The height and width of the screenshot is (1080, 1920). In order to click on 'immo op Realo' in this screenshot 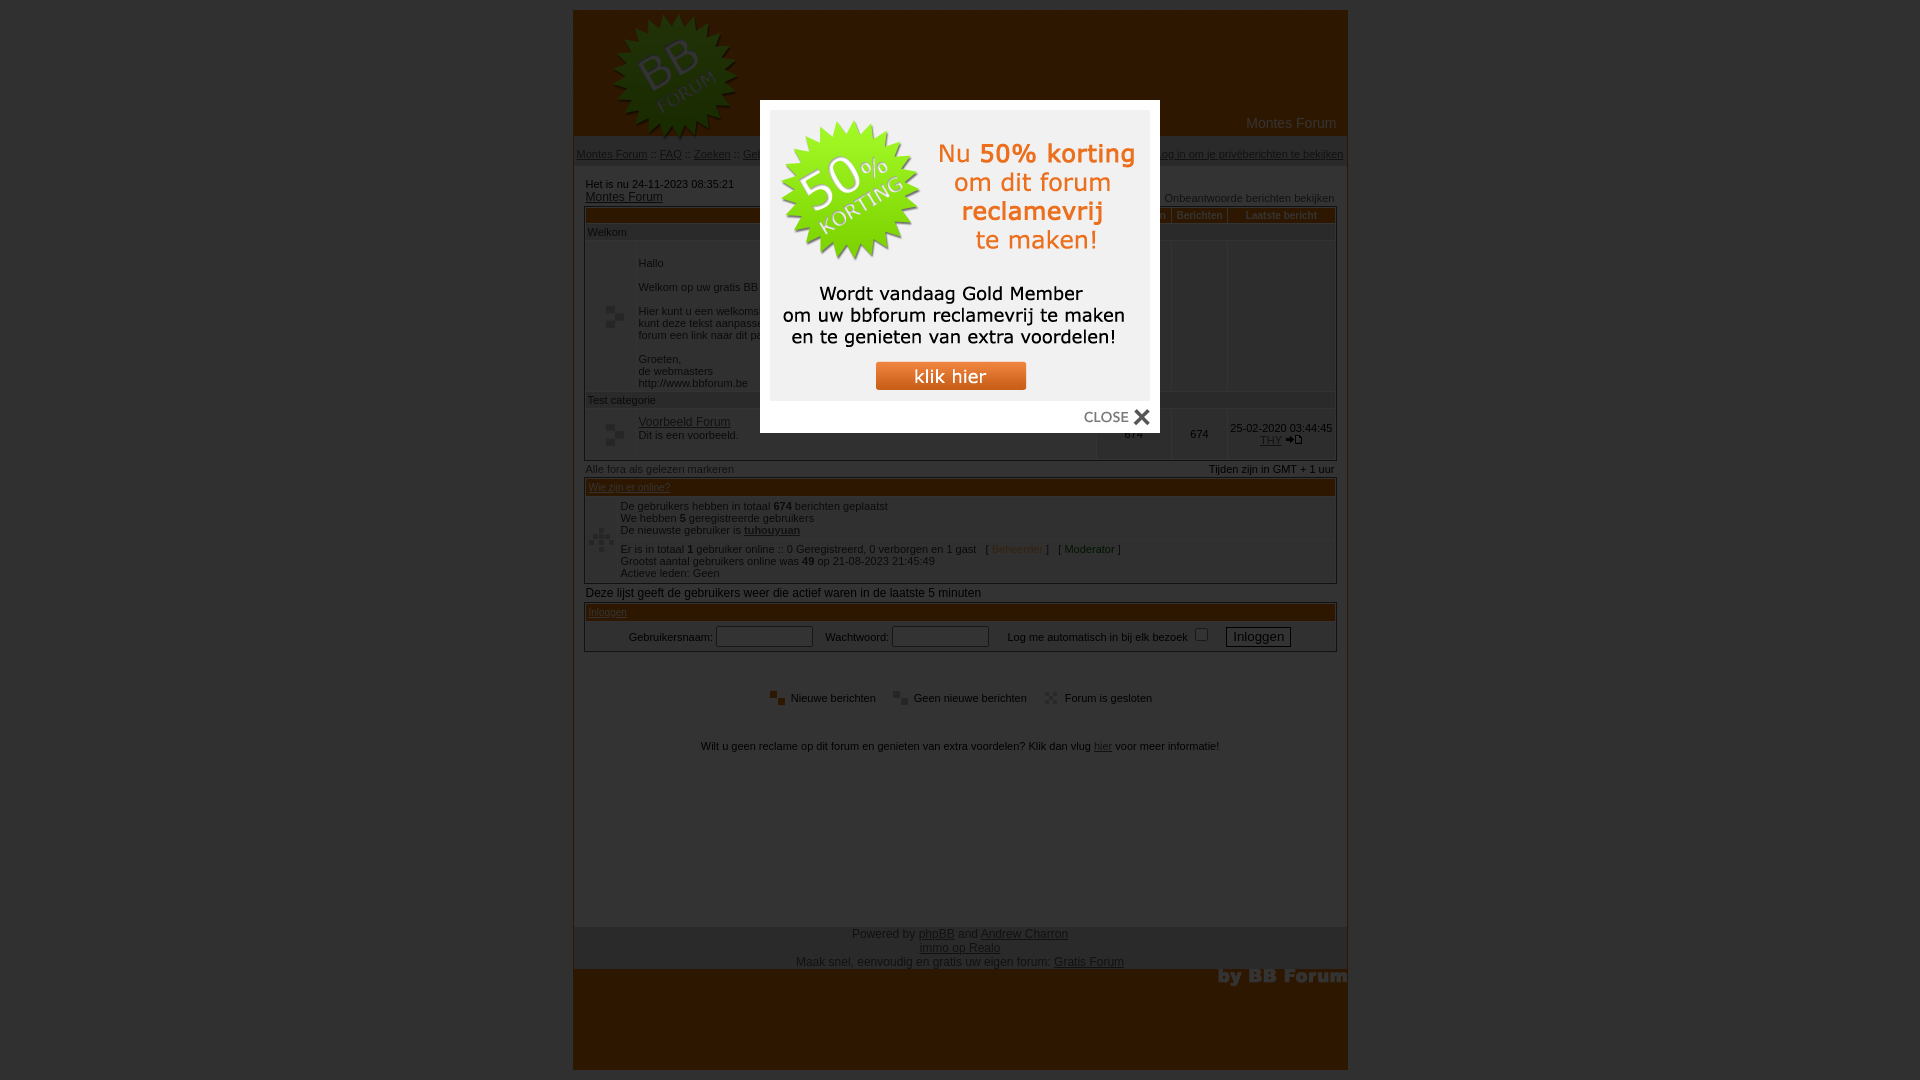, I will do `click(960, 947)`.